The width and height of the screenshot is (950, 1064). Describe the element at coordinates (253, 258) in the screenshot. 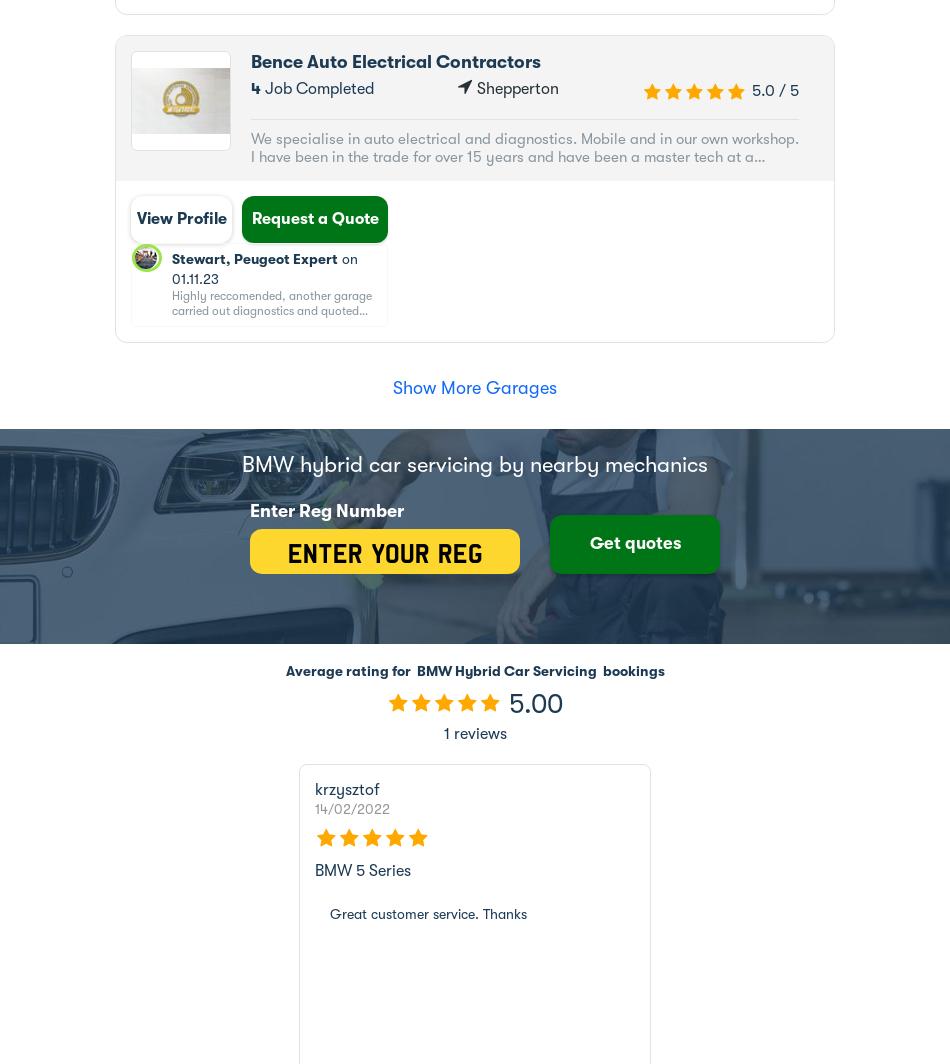

I see `'Stewart, Peugeot Expert'` at that location.